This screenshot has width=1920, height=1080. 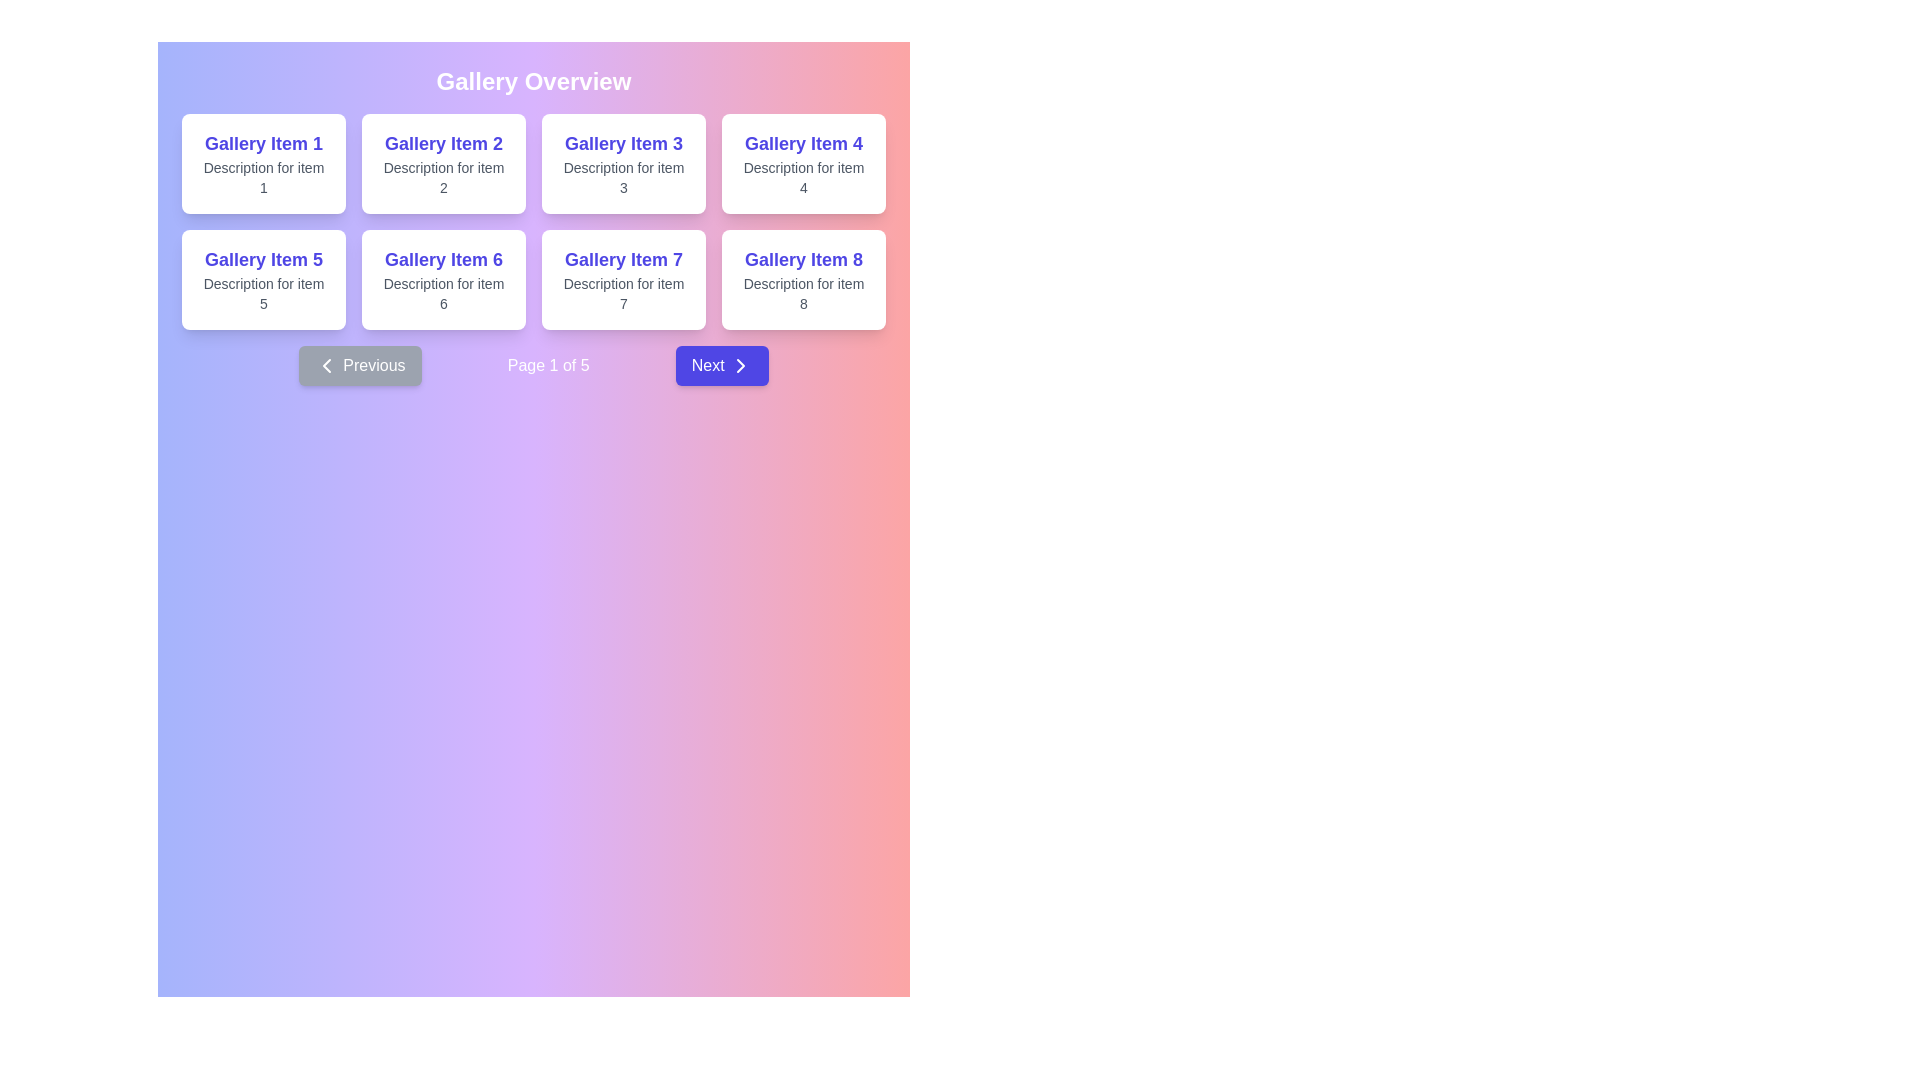 I want to click on the text displaying 'Description for item 6' located in the lower section of the 'Gallery Item 6' card for accessibility purposes, so click(x=443, y=293).